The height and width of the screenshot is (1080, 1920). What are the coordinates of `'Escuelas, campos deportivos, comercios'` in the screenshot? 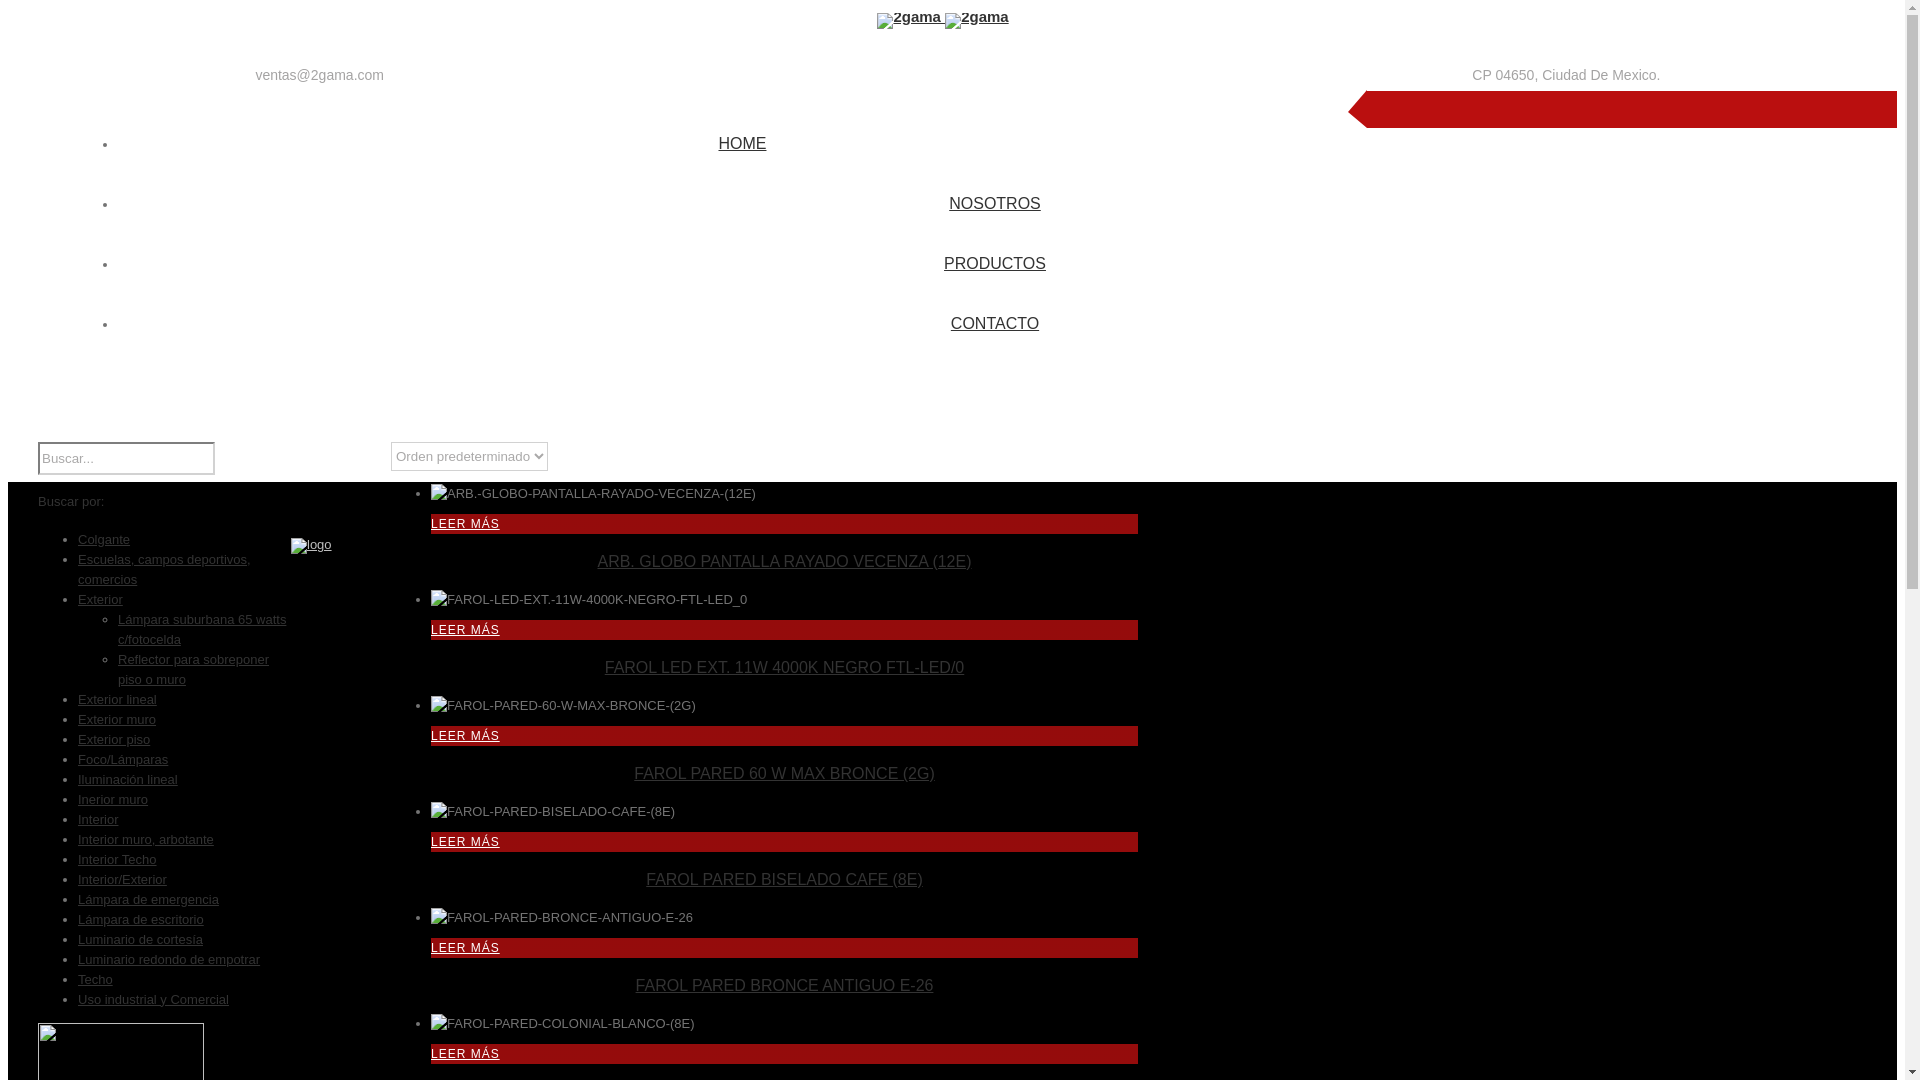 It's located at (164, 569).